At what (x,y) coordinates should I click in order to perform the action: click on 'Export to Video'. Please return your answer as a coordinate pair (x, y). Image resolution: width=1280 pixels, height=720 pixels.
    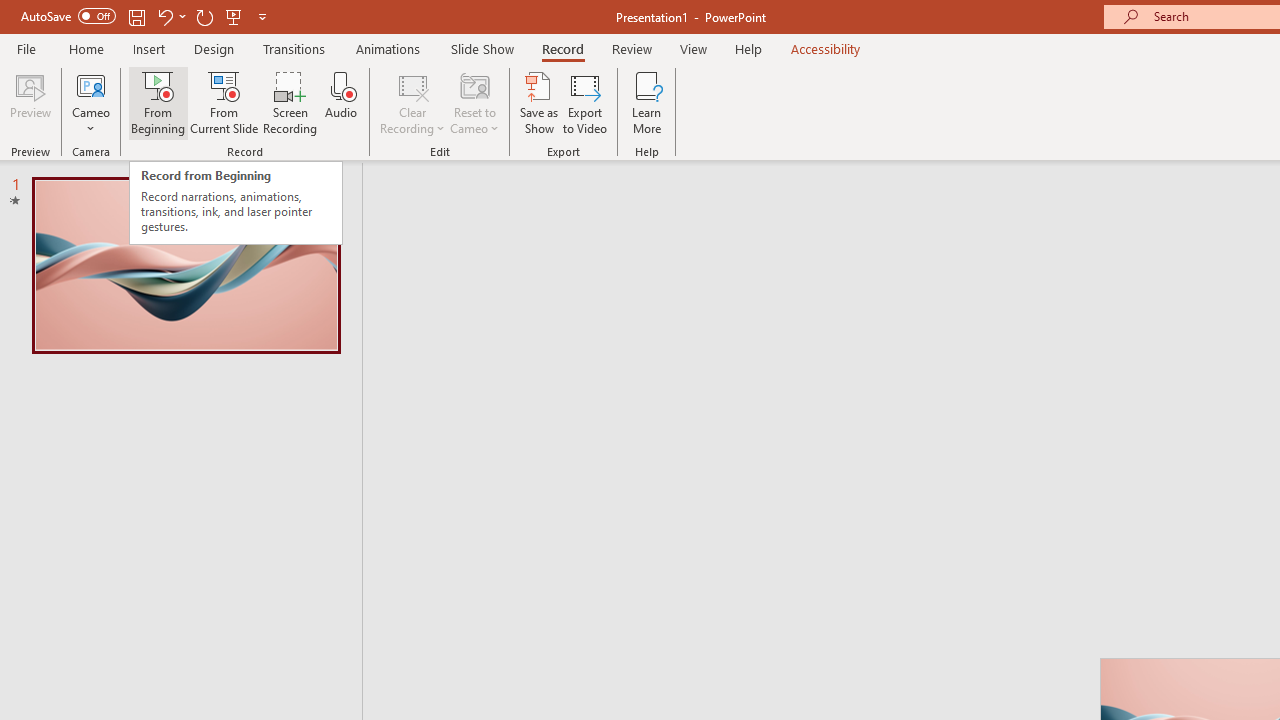
    Looking at the image, I should click on (584, 103).